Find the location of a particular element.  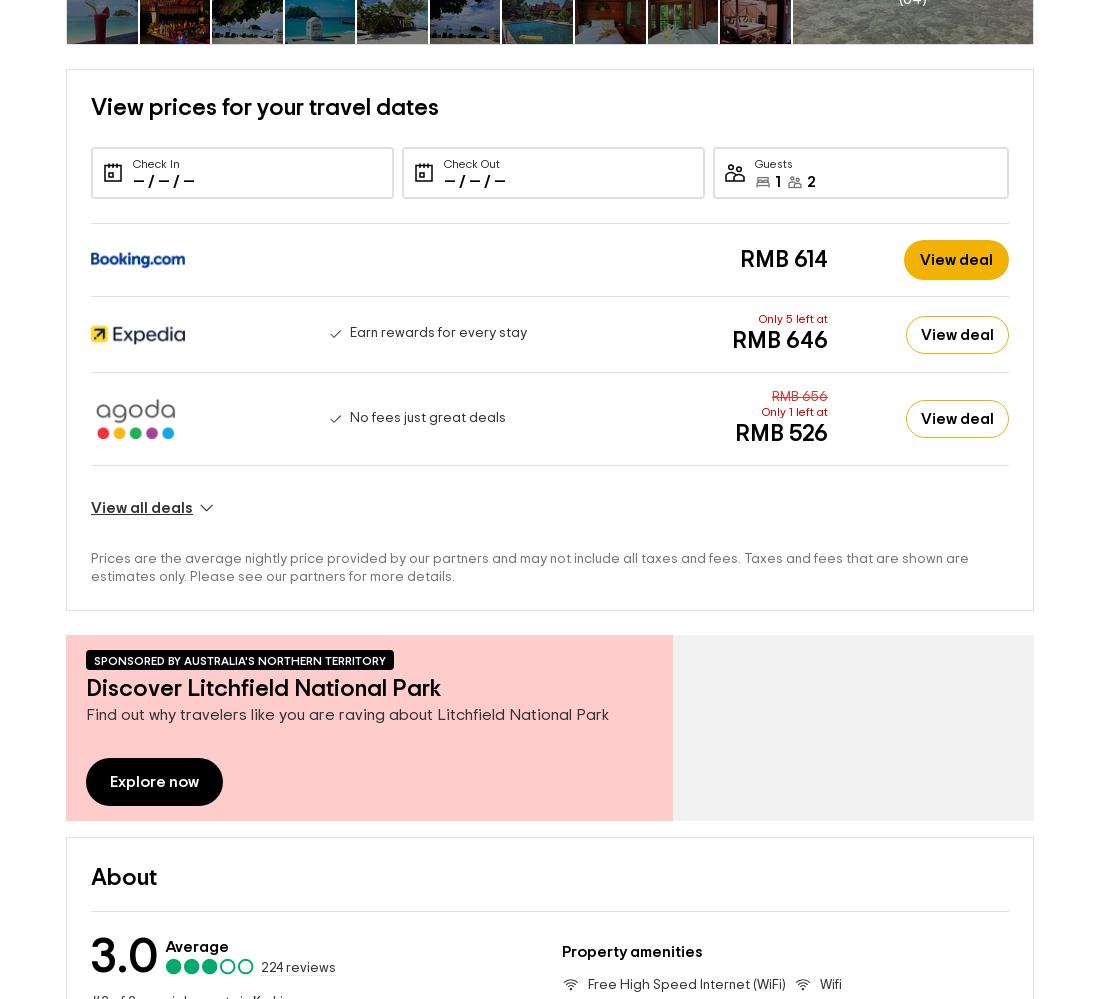

'Only 5 left at' is located at coordinates (793, 286).